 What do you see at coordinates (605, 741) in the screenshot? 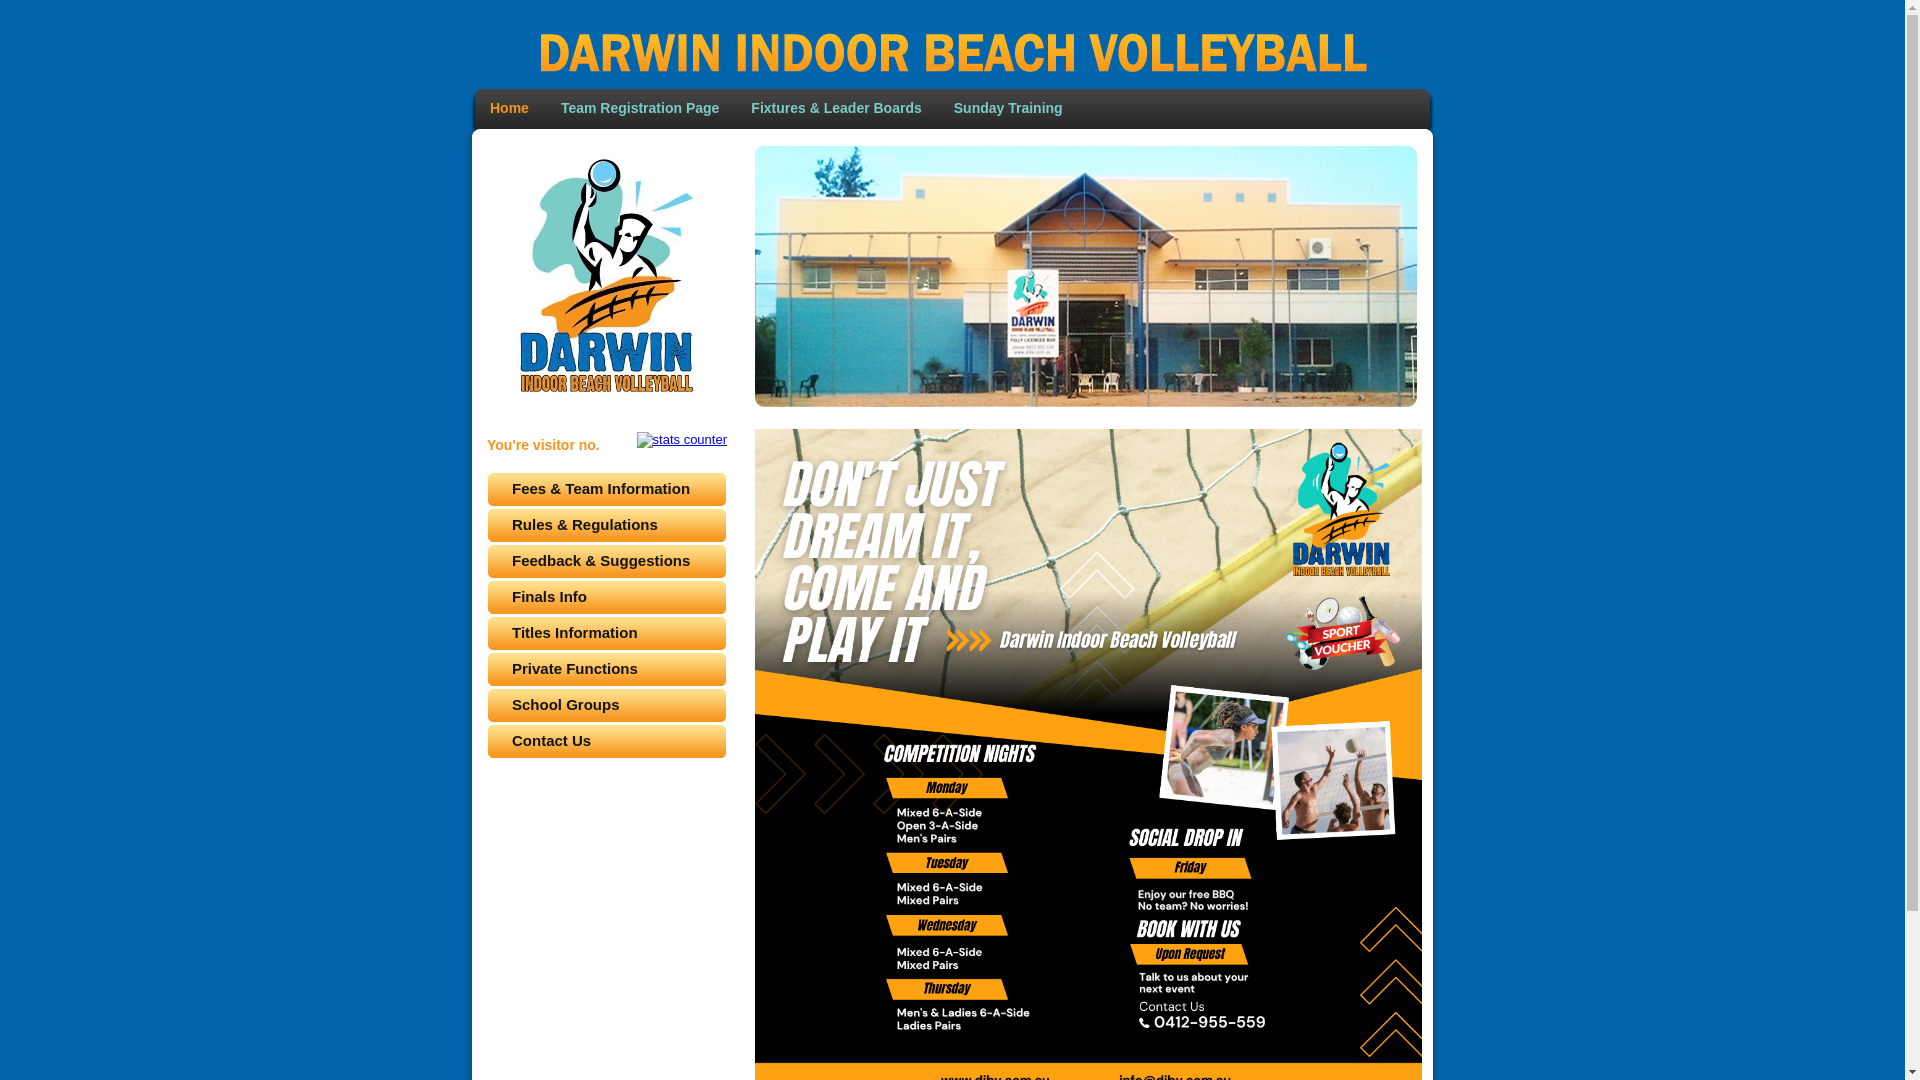
I see `'Contact Us'` at bounding box center [605, 741].